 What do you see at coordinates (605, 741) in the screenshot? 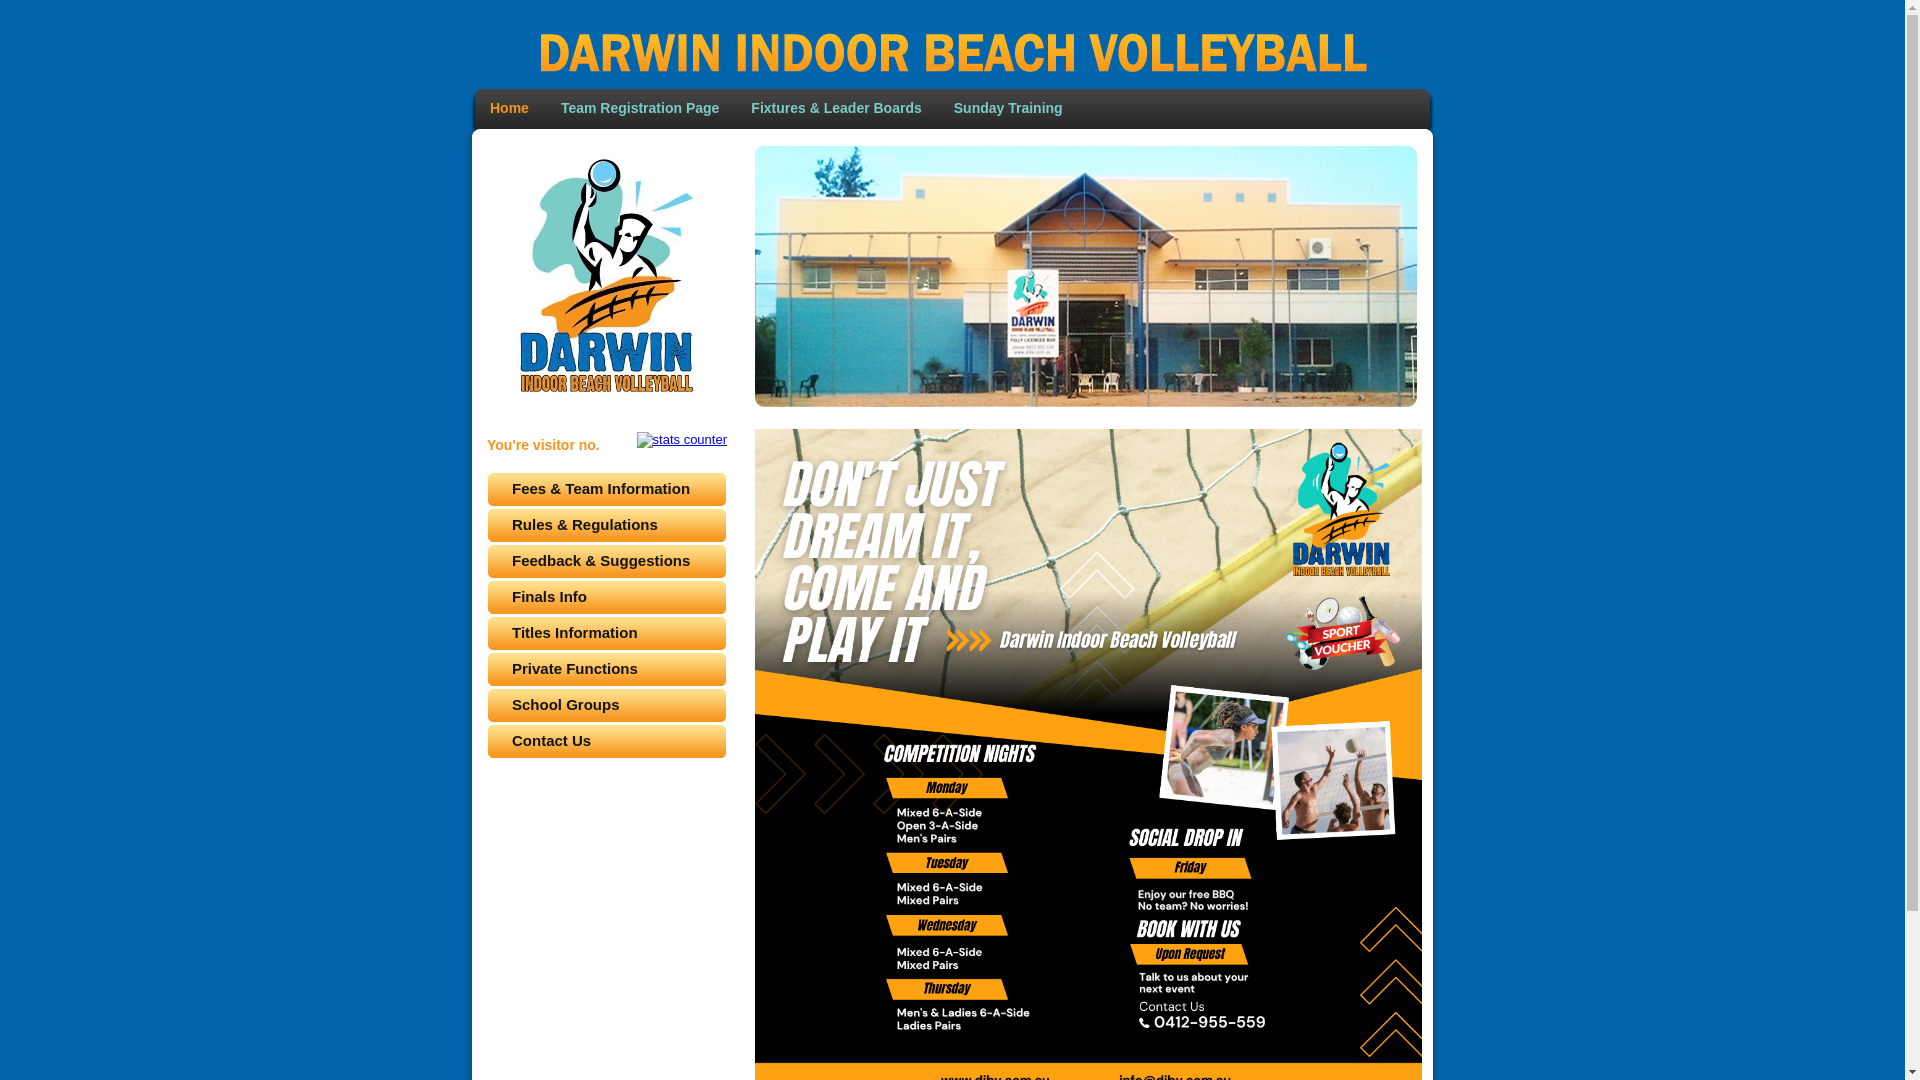
I see `'Contact Us'` at bounding box center [605, 741].